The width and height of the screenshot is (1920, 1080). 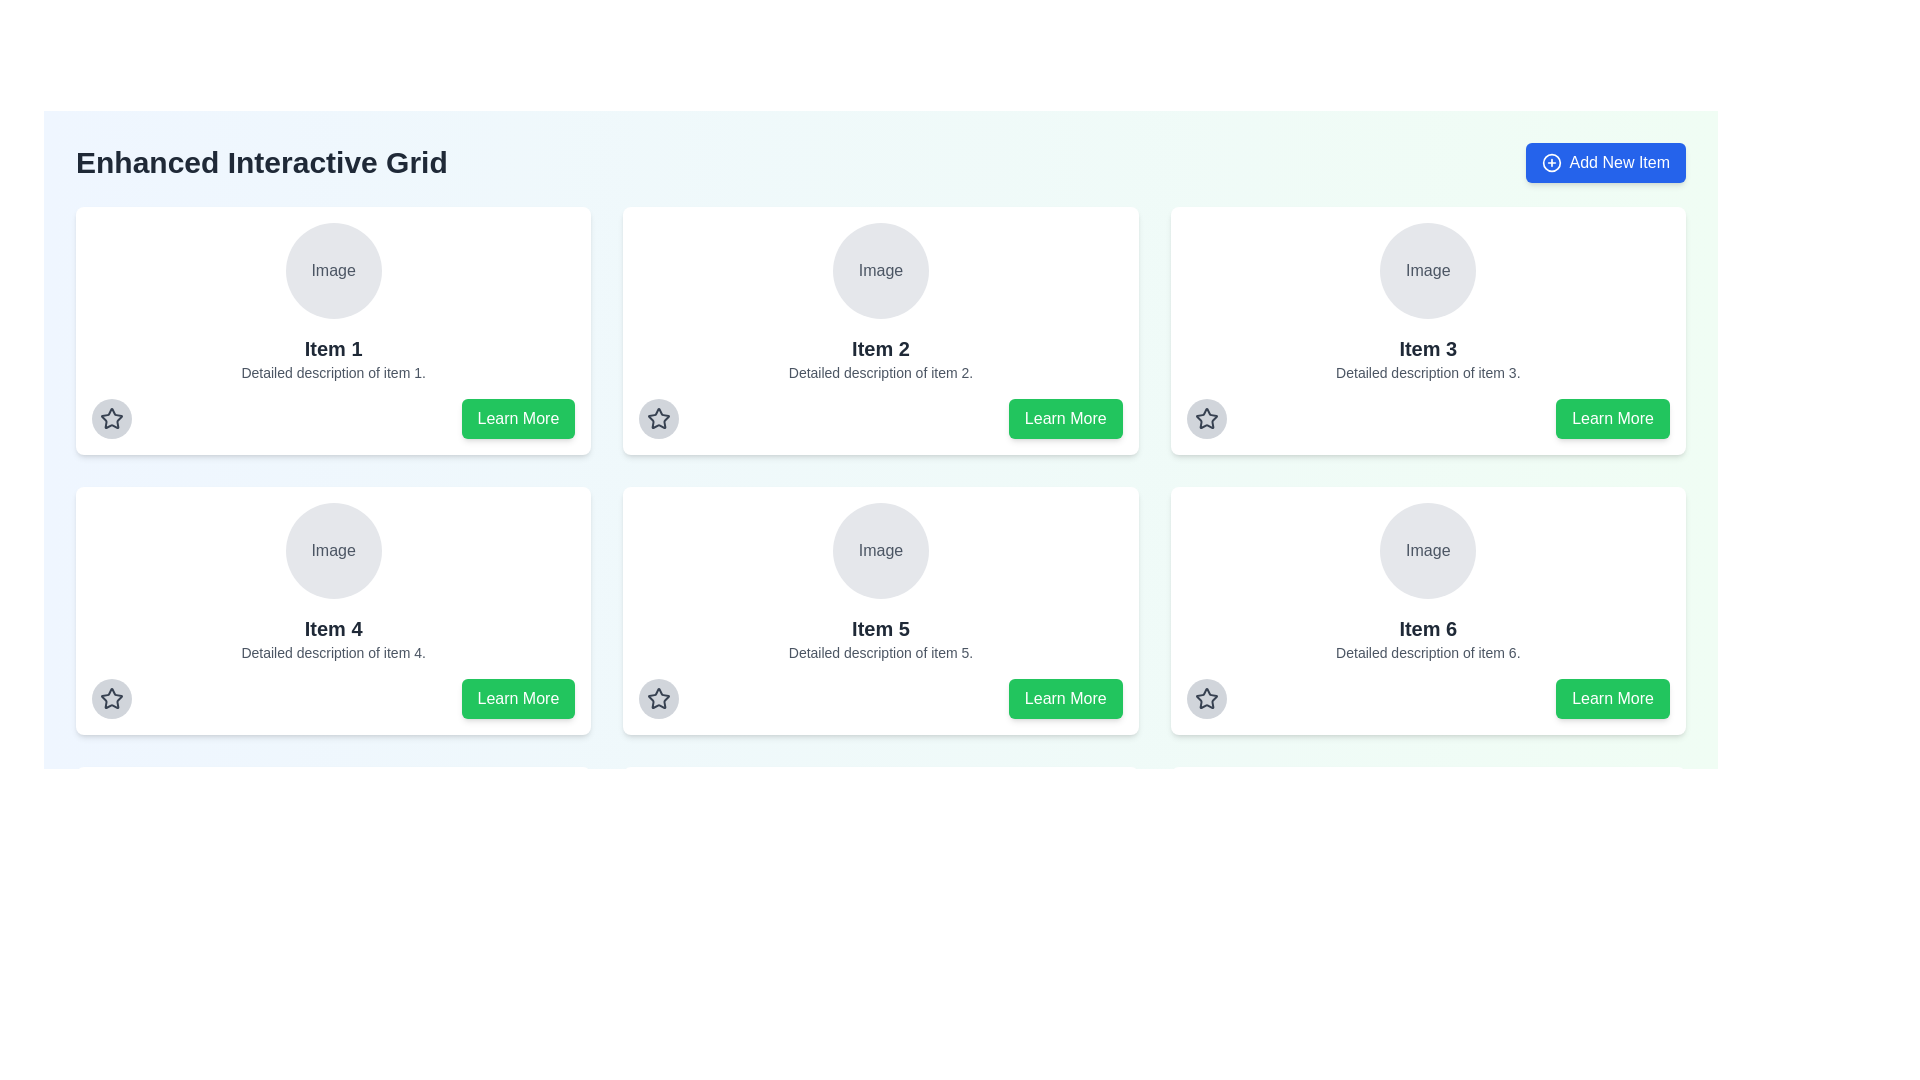 I want to click on the informational text located at the bottom section of the first card in the grid layout, directly below the heading 'Item 1' and above the 'Learn More' button, so click(x=333, y=373).